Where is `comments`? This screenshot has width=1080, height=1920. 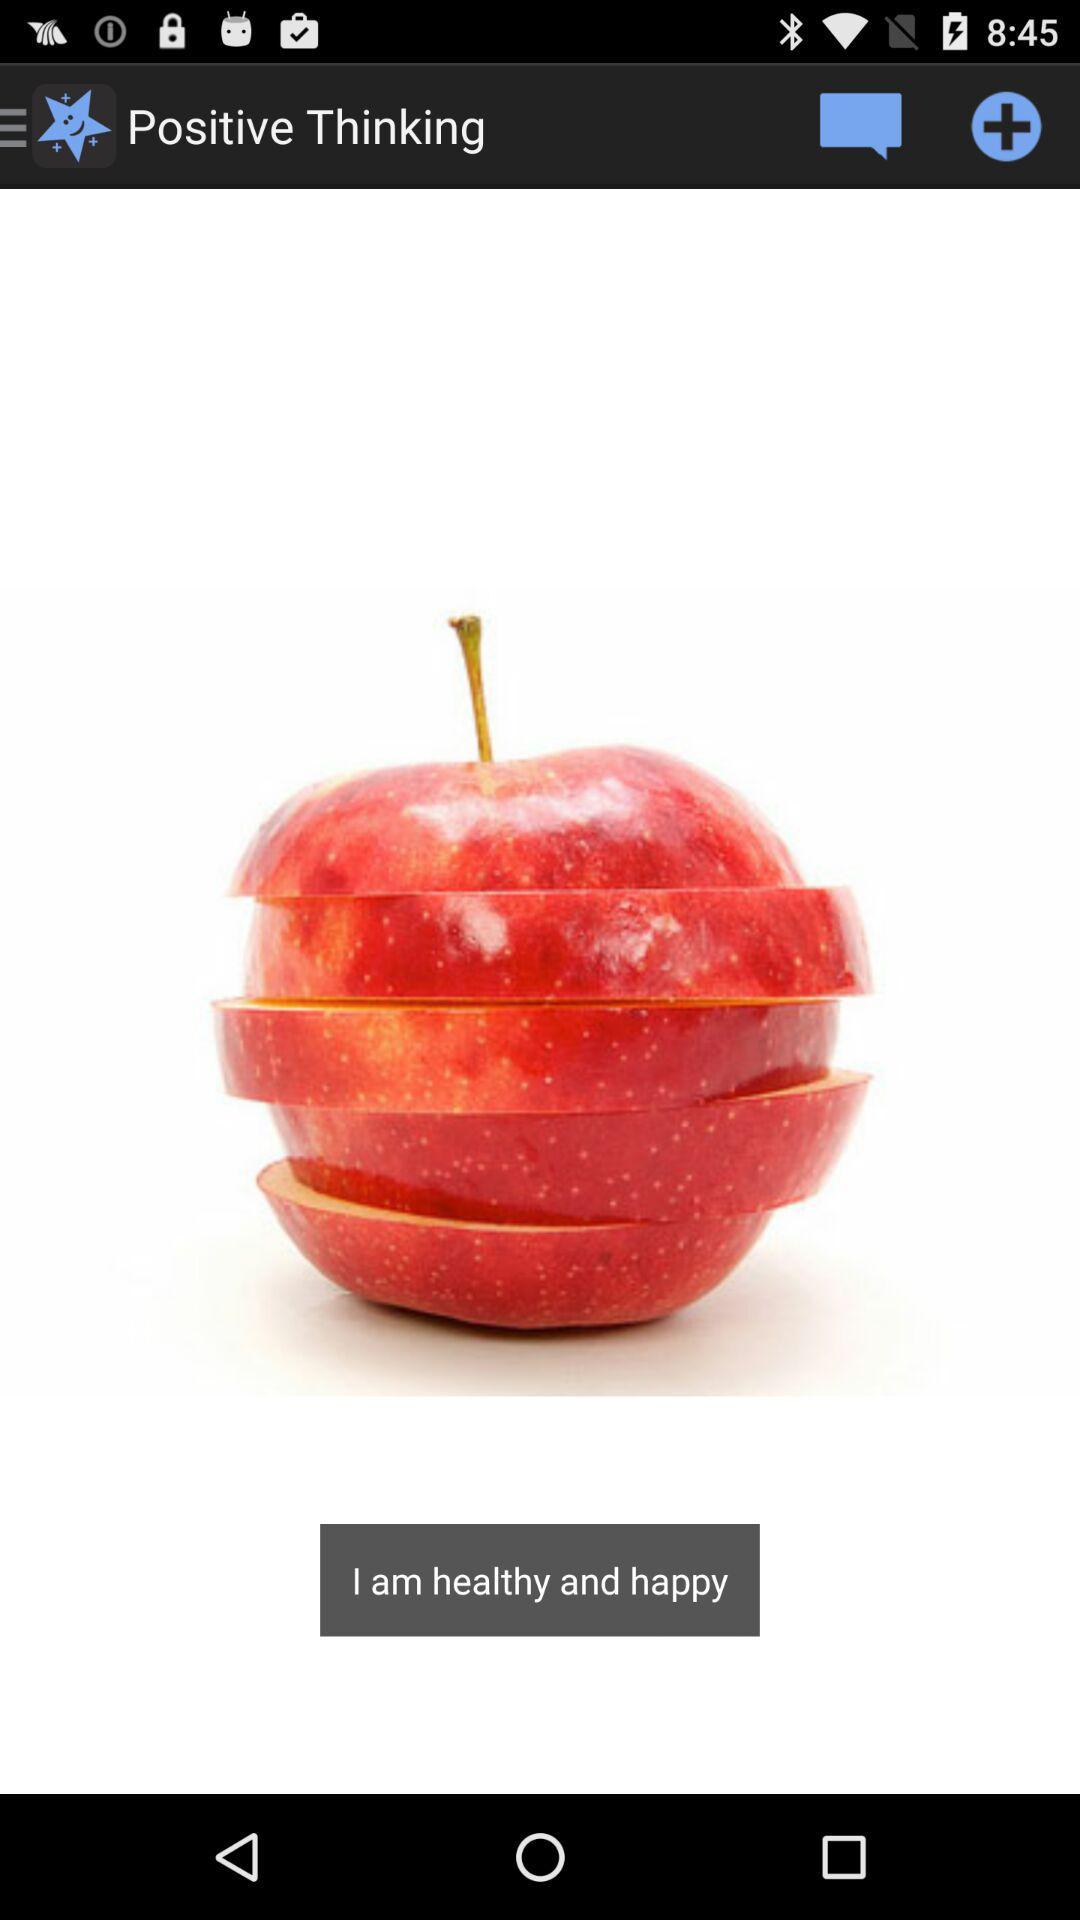 comments is located at coordinates (858, 124).